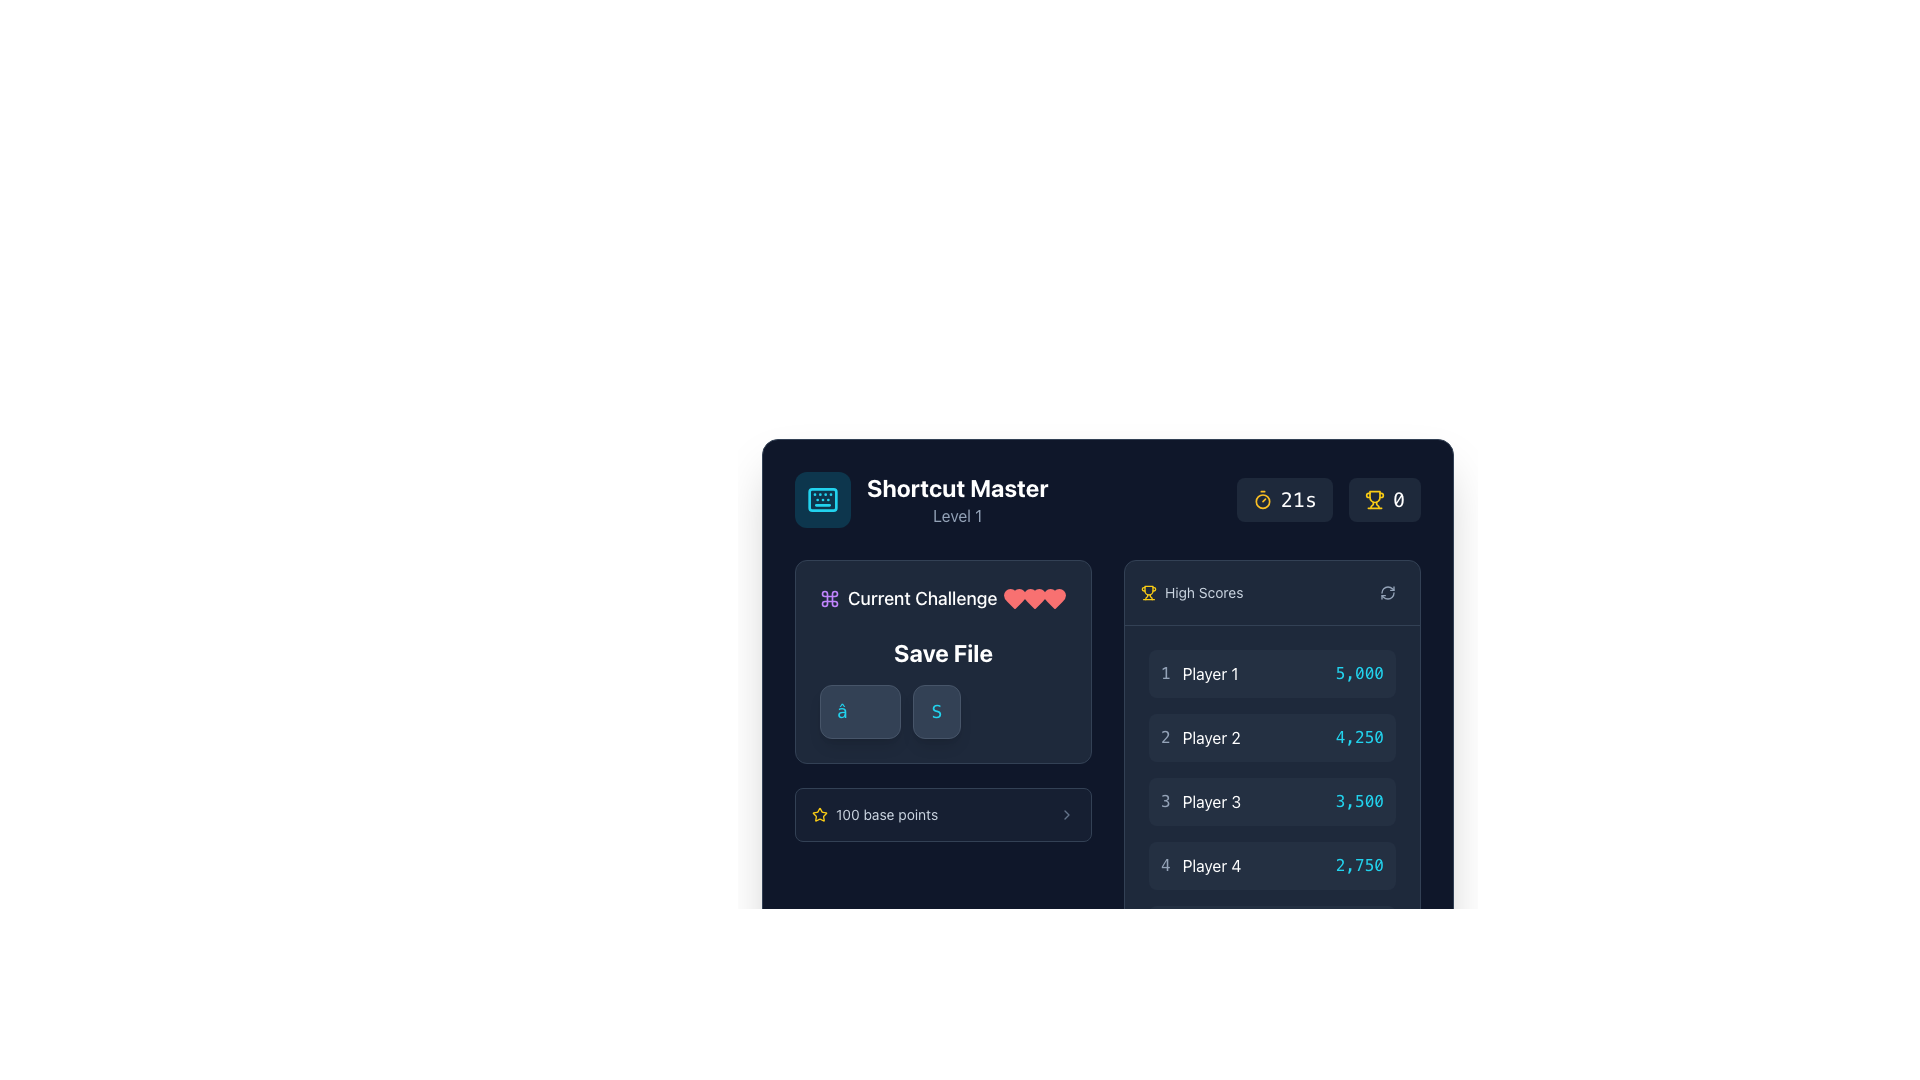 This screenshot has height=1080, width=1920. What do you see at coordinates (1298, 499) in the screenshot?
I see `displayed time from the text component showing '26s' in a monospaced font style, located at the top-right corner of the interface` at bounding box center [1298, 499].